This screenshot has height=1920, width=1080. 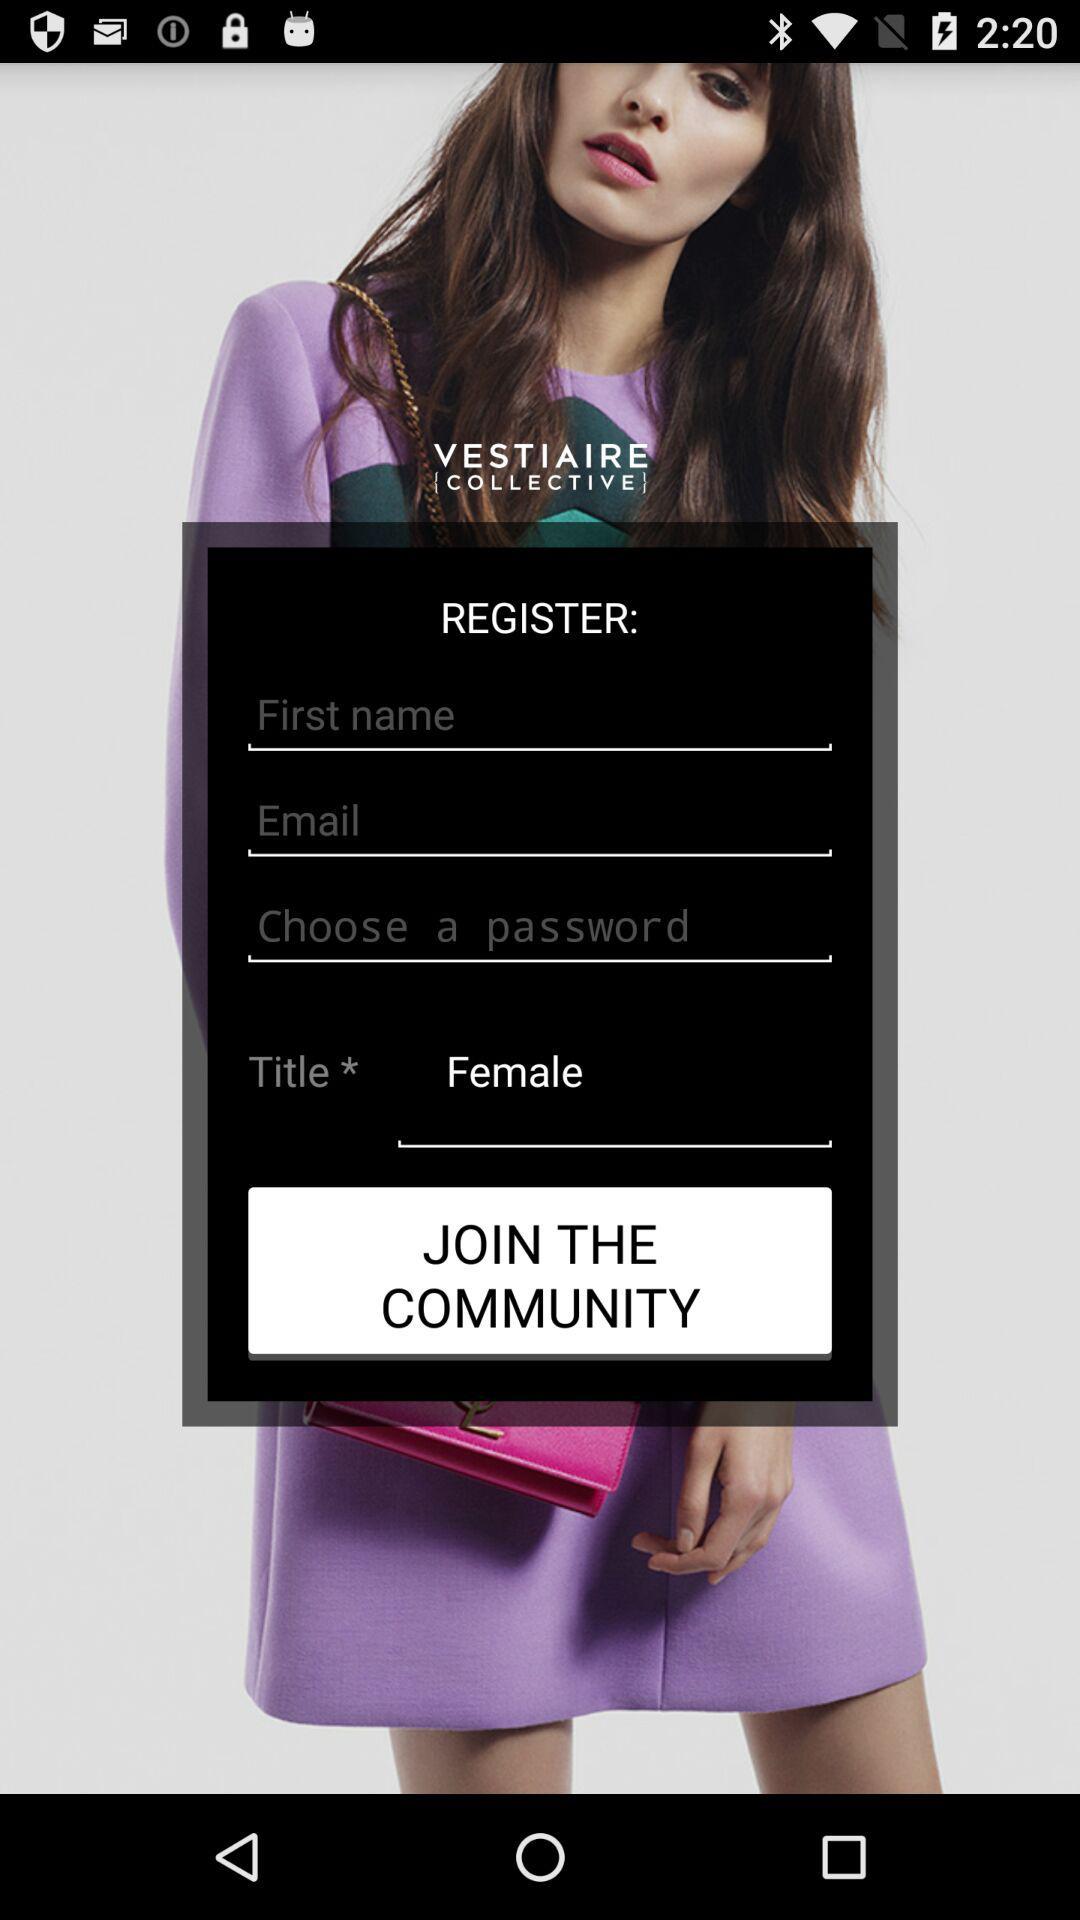 What do you see at coordinates (540, 1272) in the screenshot?
I see `the join the community icon` at bounding box center [540, 1272].